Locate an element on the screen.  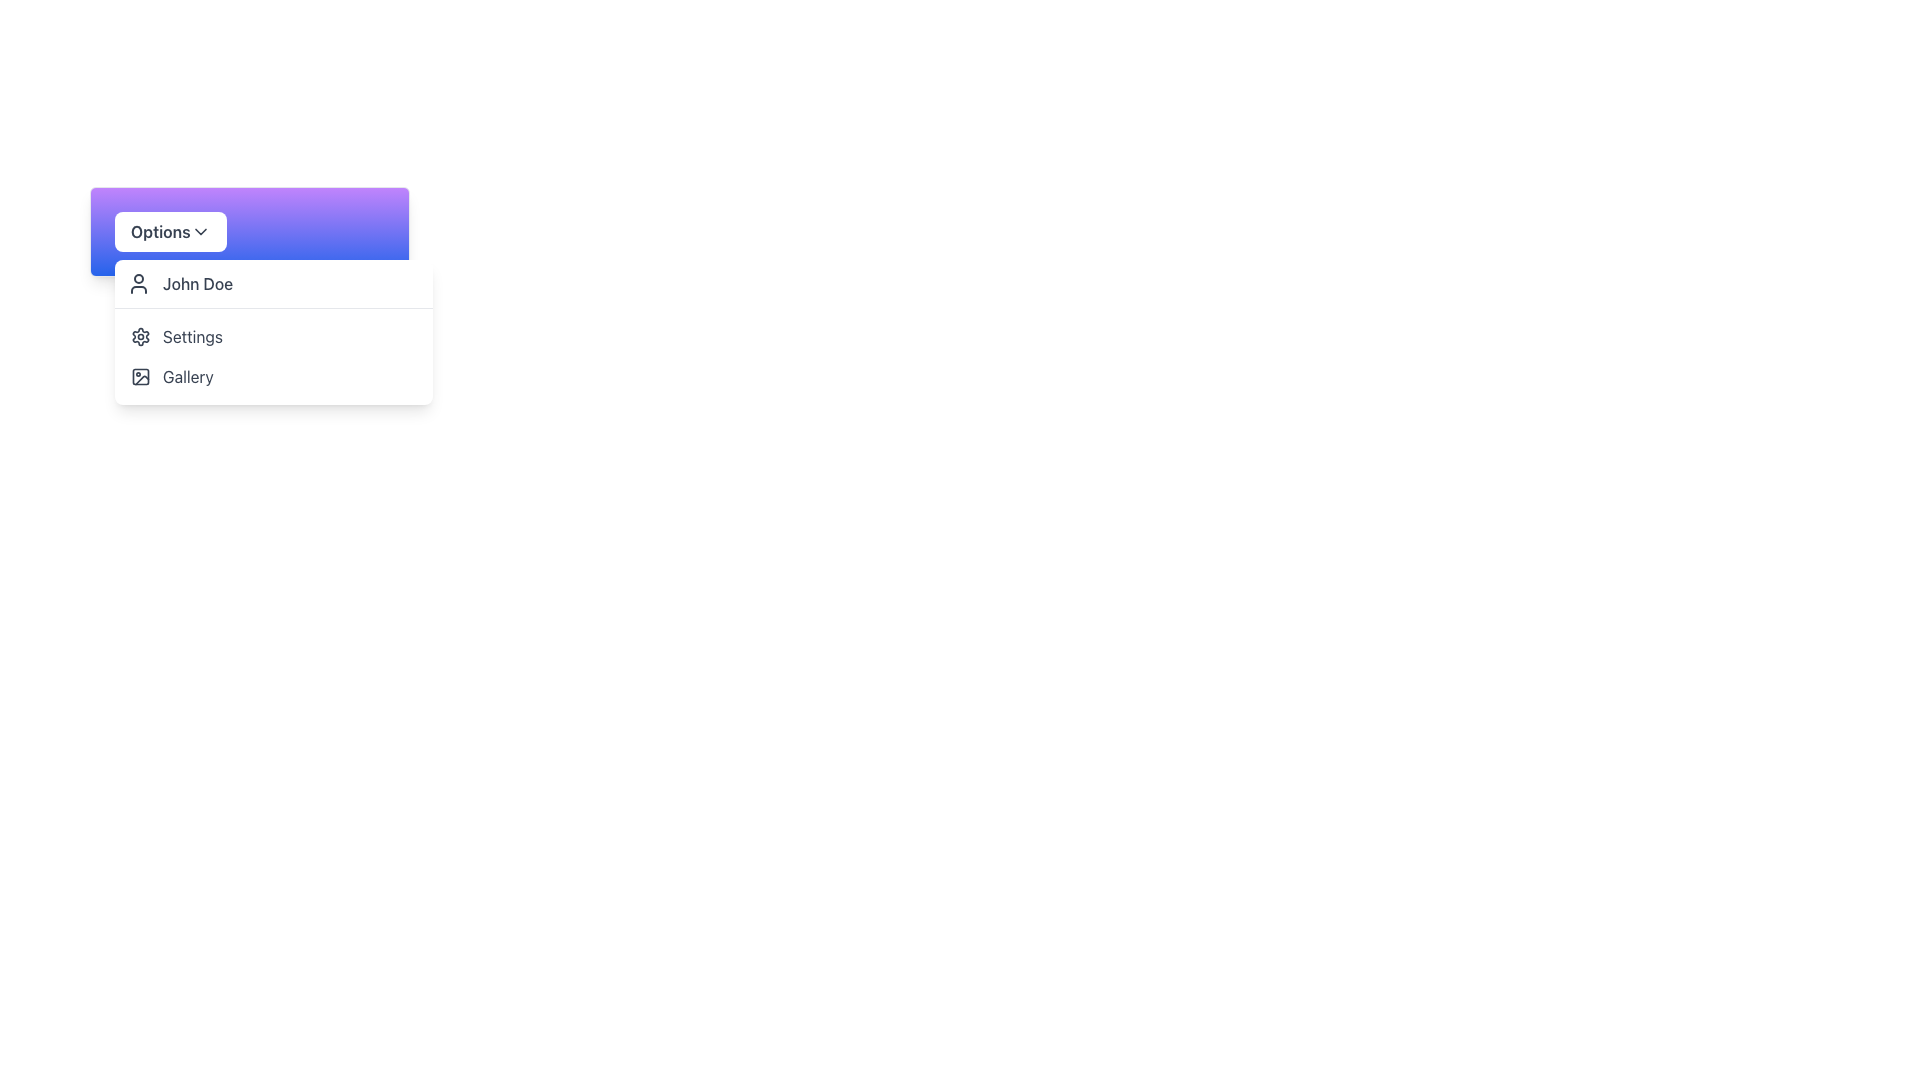
gray text label that says 'Settings', which is the second item in a vertical menu, positioned beneath 'John Doe' and above 'Gallery' is located at coordinates (192, 335).